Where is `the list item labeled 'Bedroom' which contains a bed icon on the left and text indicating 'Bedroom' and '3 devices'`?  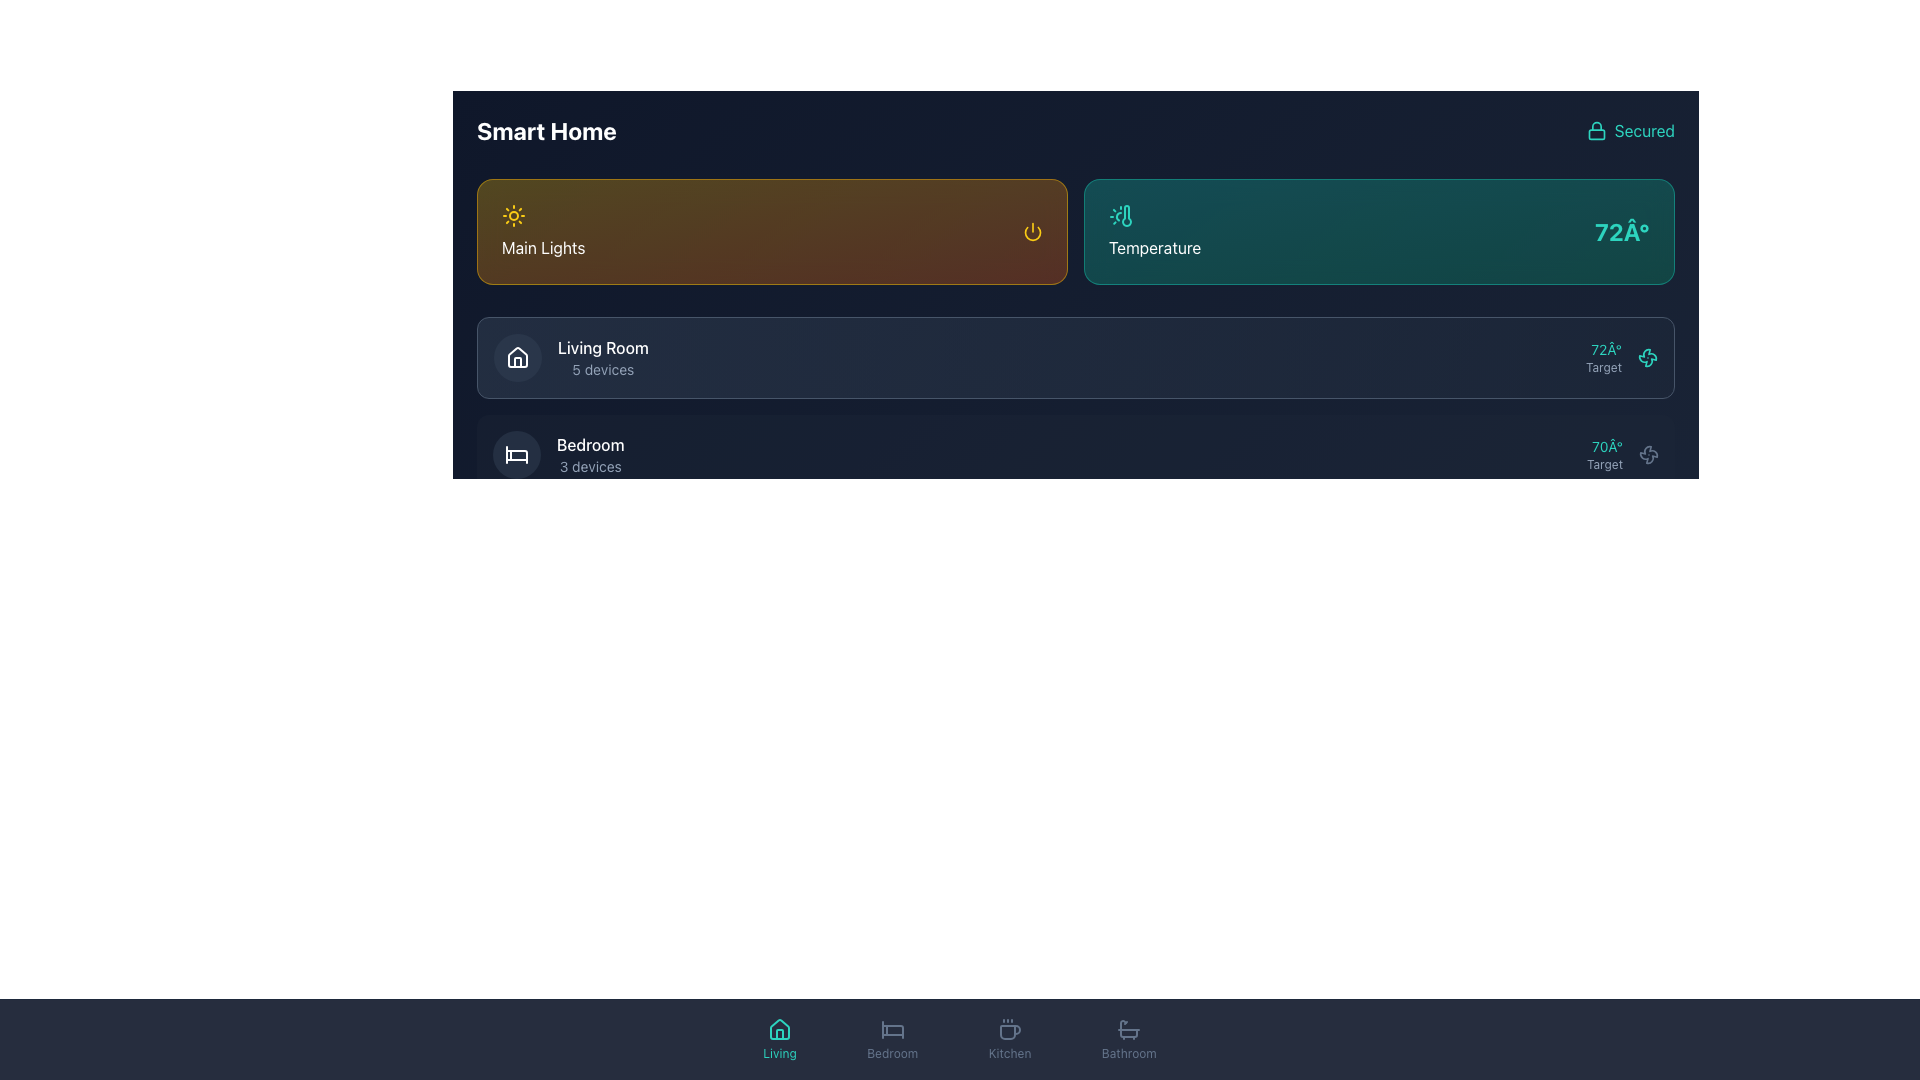 the list item labeled 'Bedroom' which contains a bed icon on the left and text indicating 'Bedroom' and '3 devices' is located at coordinates (558, 455).